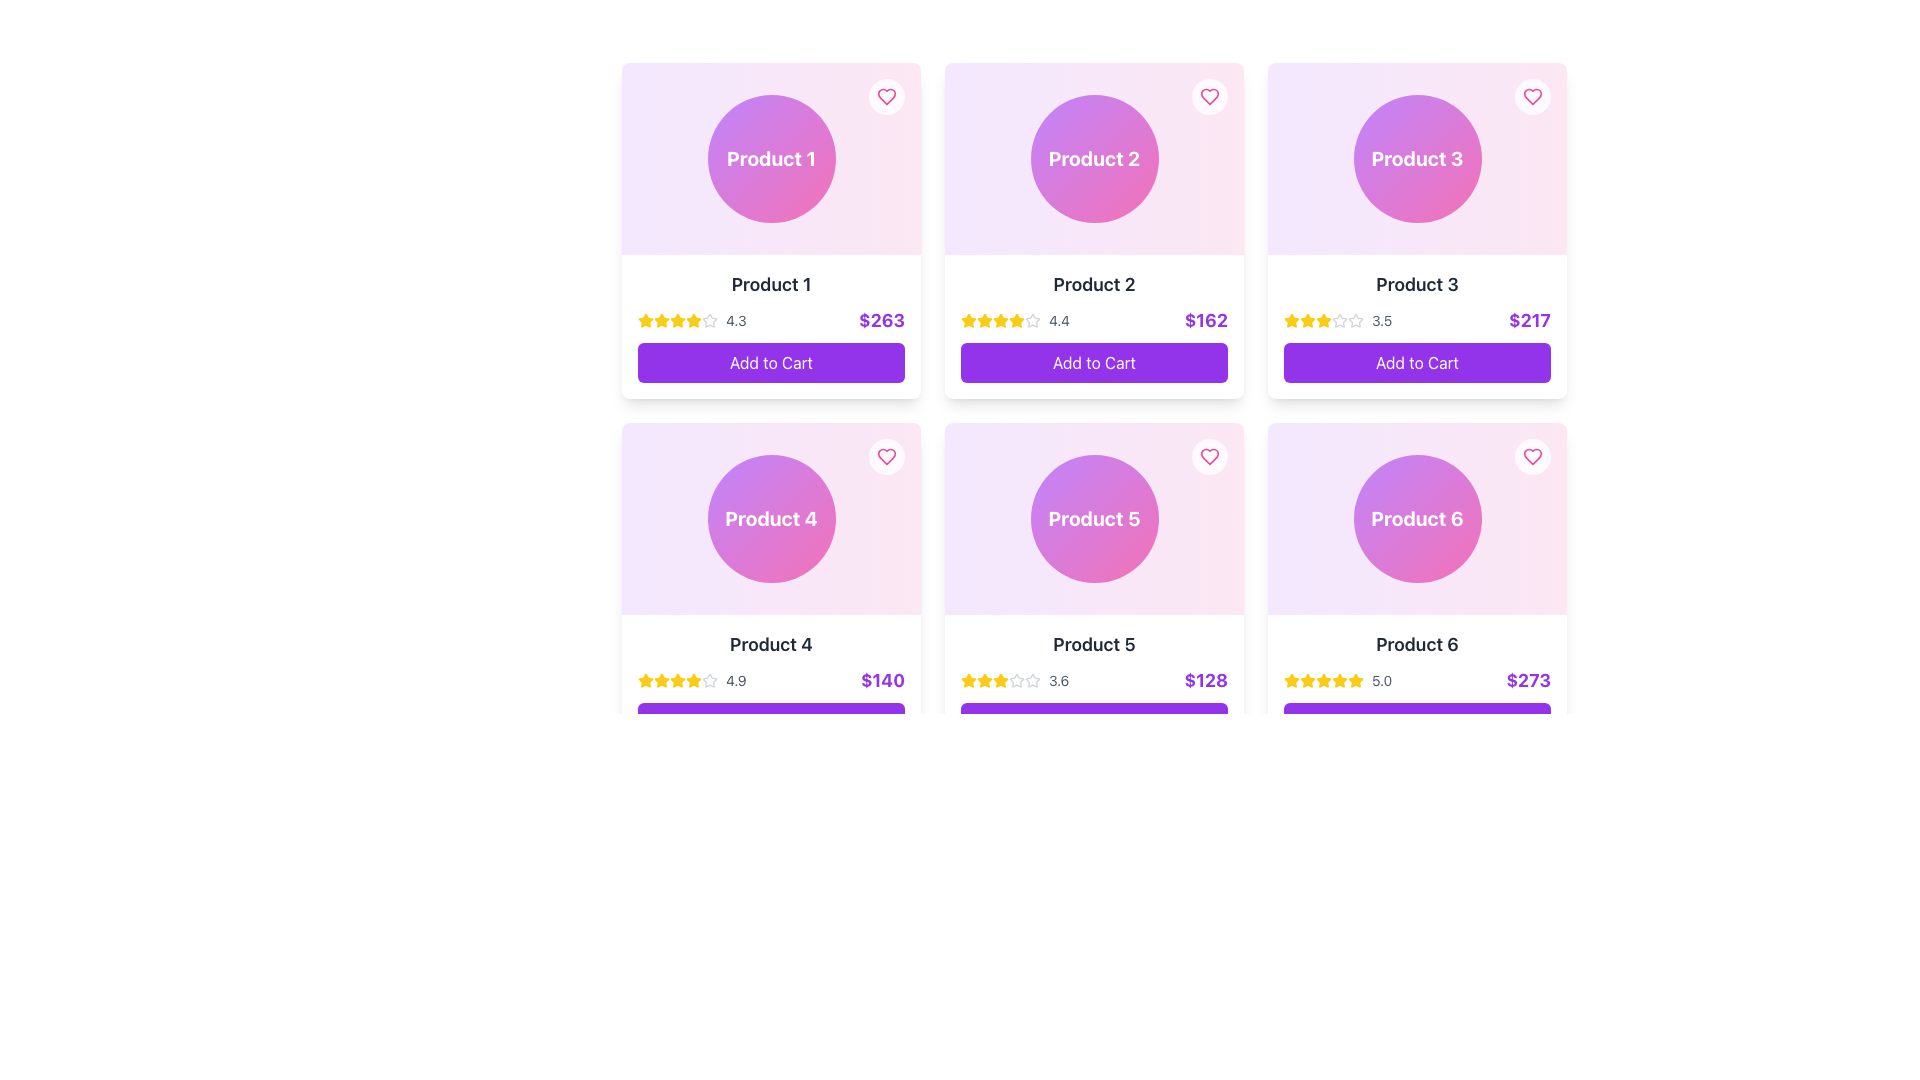 Image resolution: width=1920 pixels, height=1080 pixels. Describe the element at coordinates (1308, 319) in the screenshot. I see `the third star icon in the five-star rating system for 'Product 3', which represents a rating of '3.5'` at that location.